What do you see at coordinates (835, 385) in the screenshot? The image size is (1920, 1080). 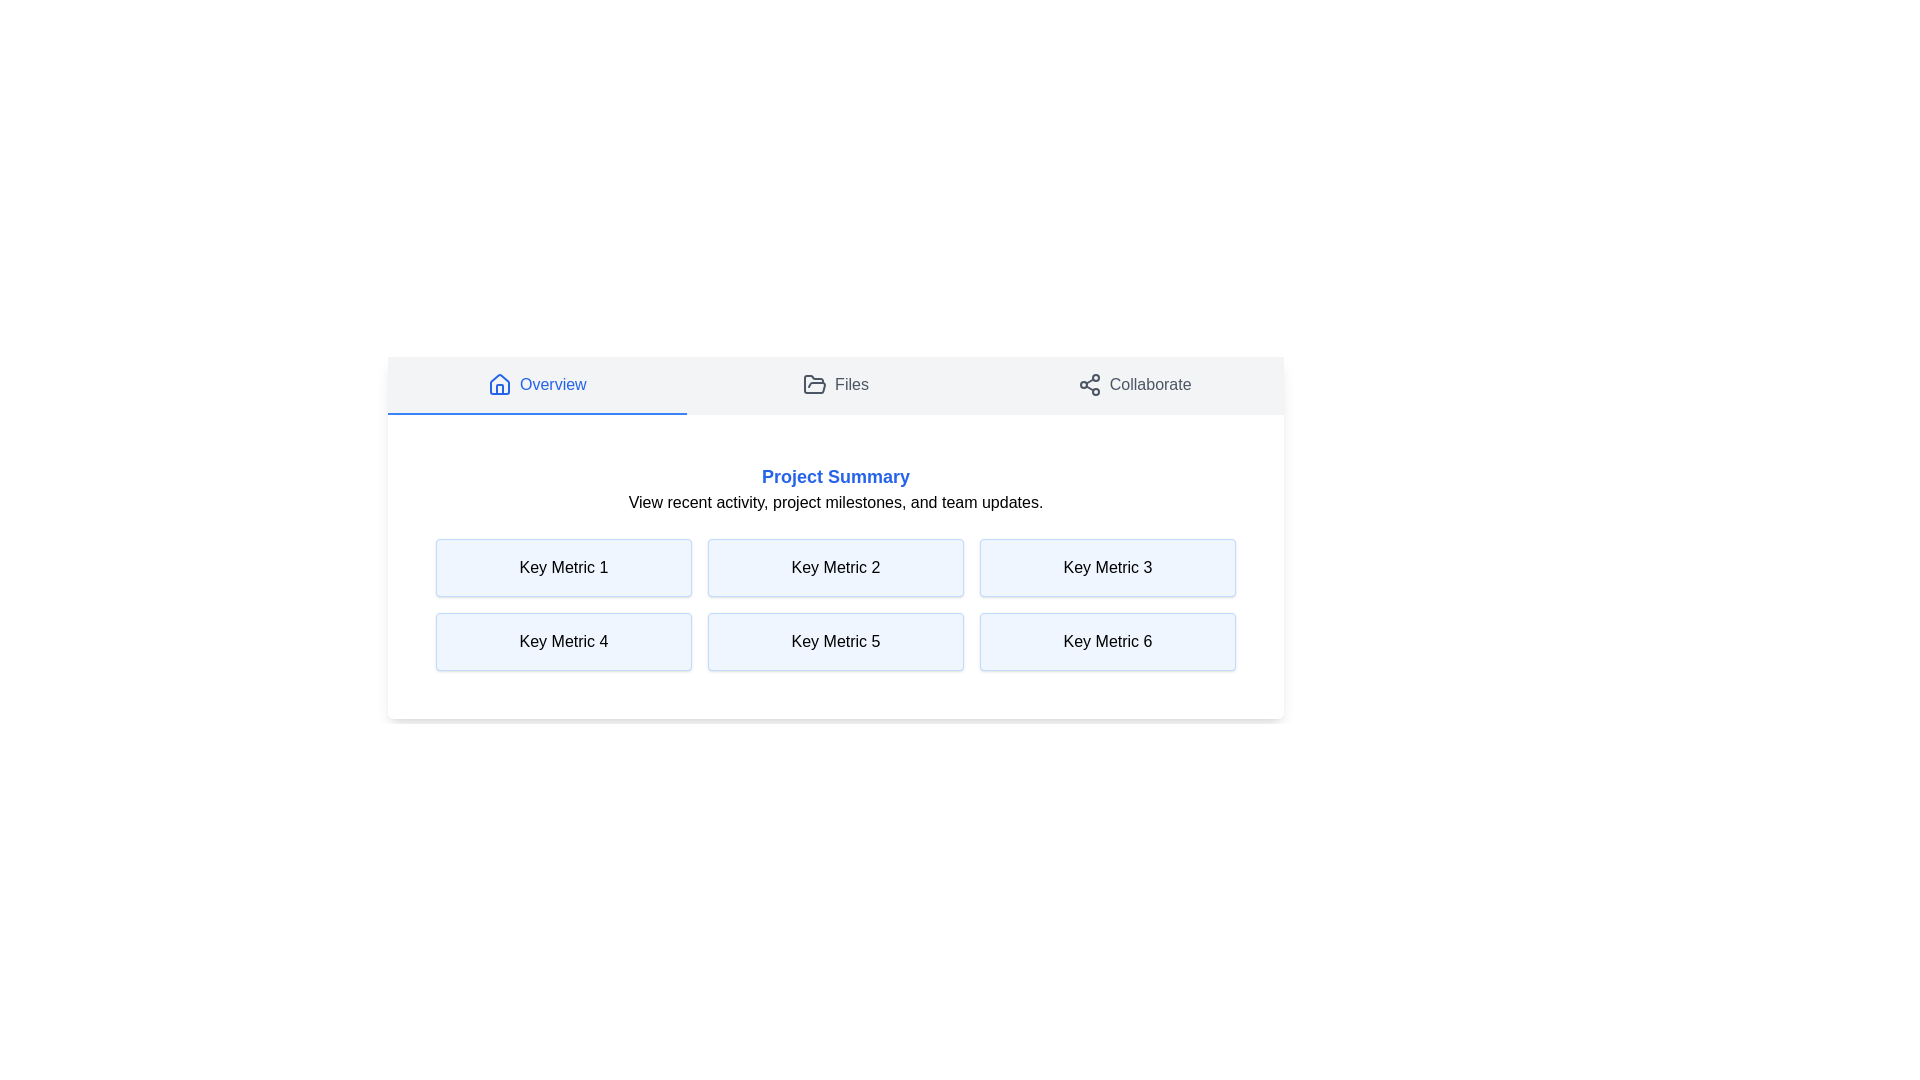 I see `the 'Files' navigation item in the horizontal navigation bar` at bounding box center [835, 385].